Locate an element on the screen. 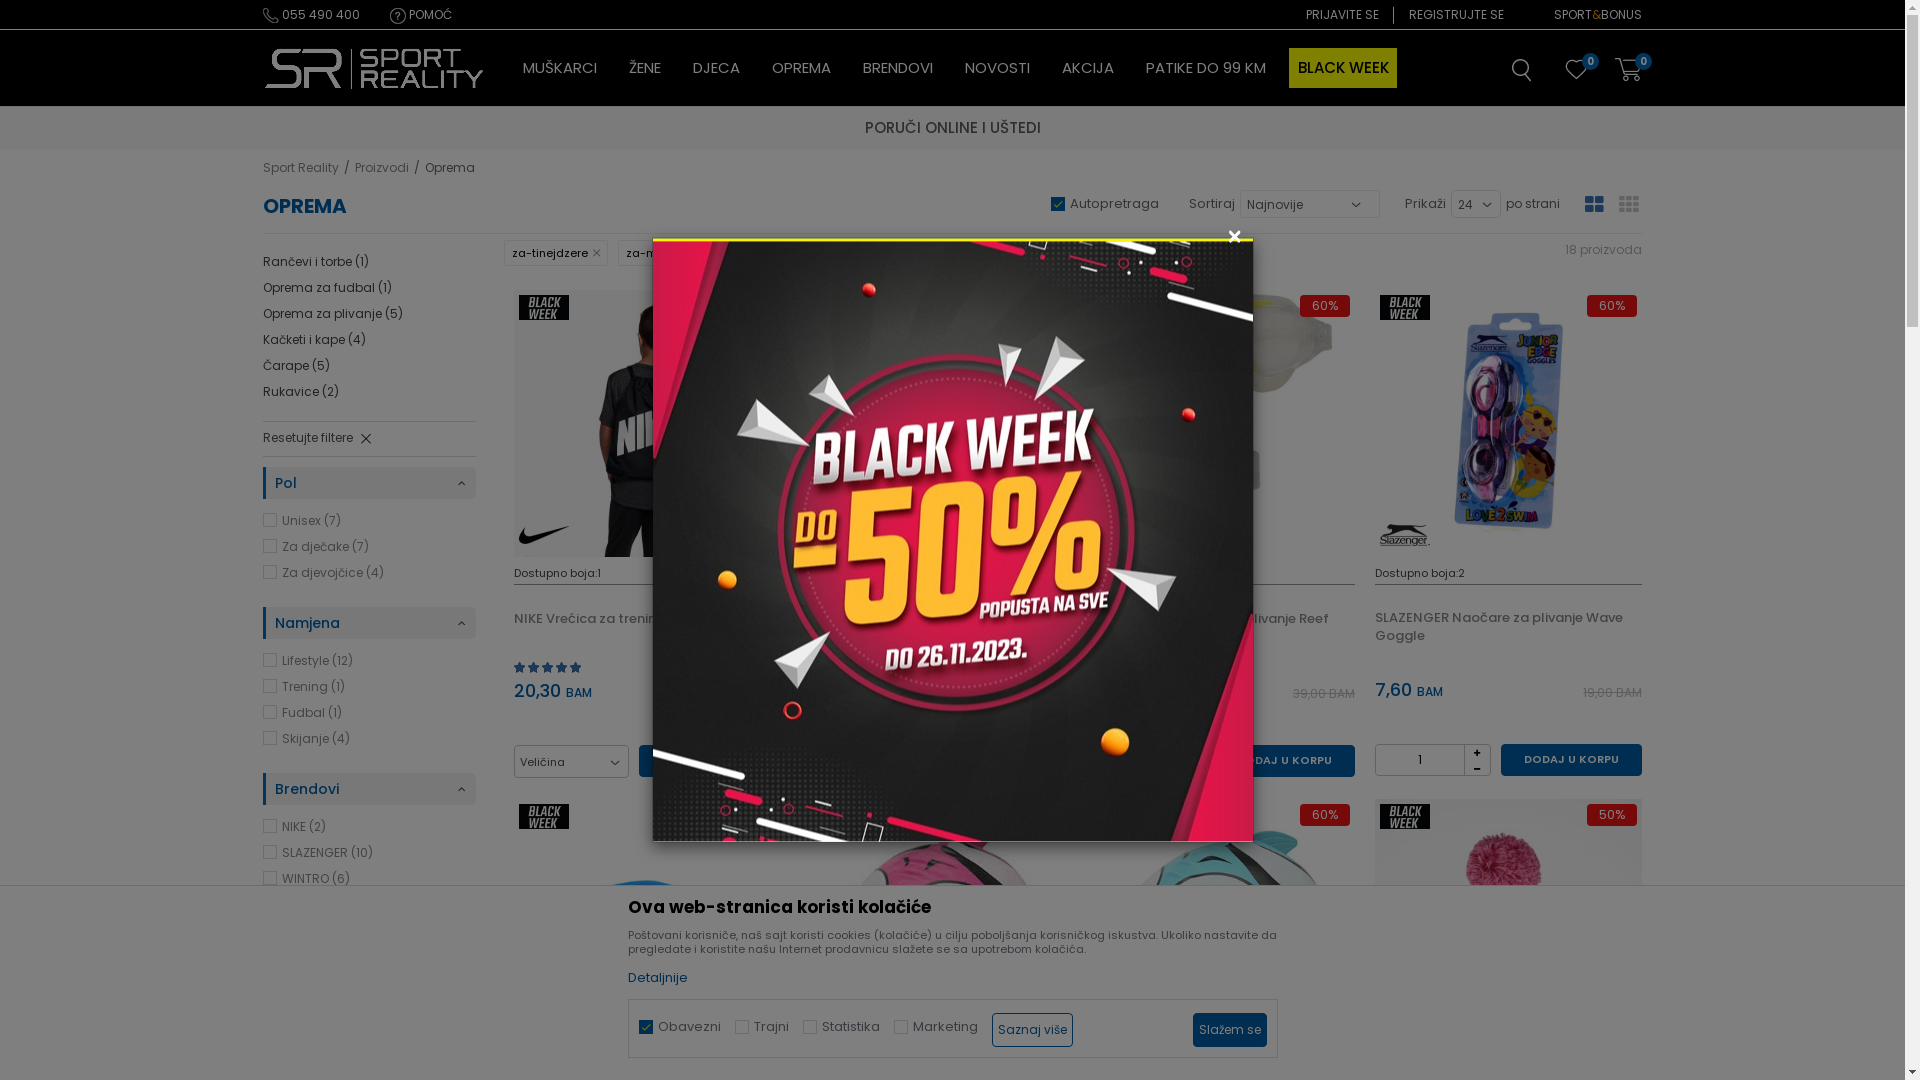 The width and height of the screenshot is (1920, 1080). 'OPREMA' is located at coordinates (801, 67).